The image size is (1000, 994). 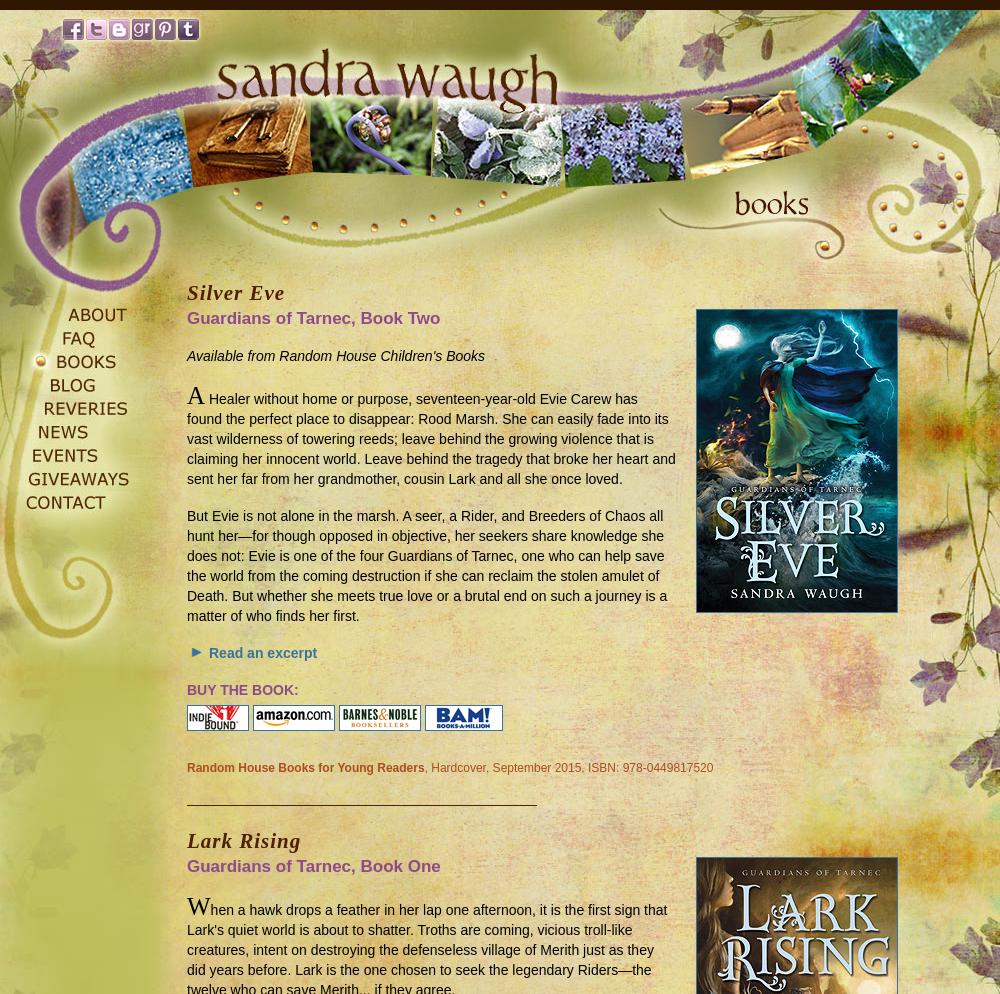 I want to click on 'A', so click(x=195, y=394).